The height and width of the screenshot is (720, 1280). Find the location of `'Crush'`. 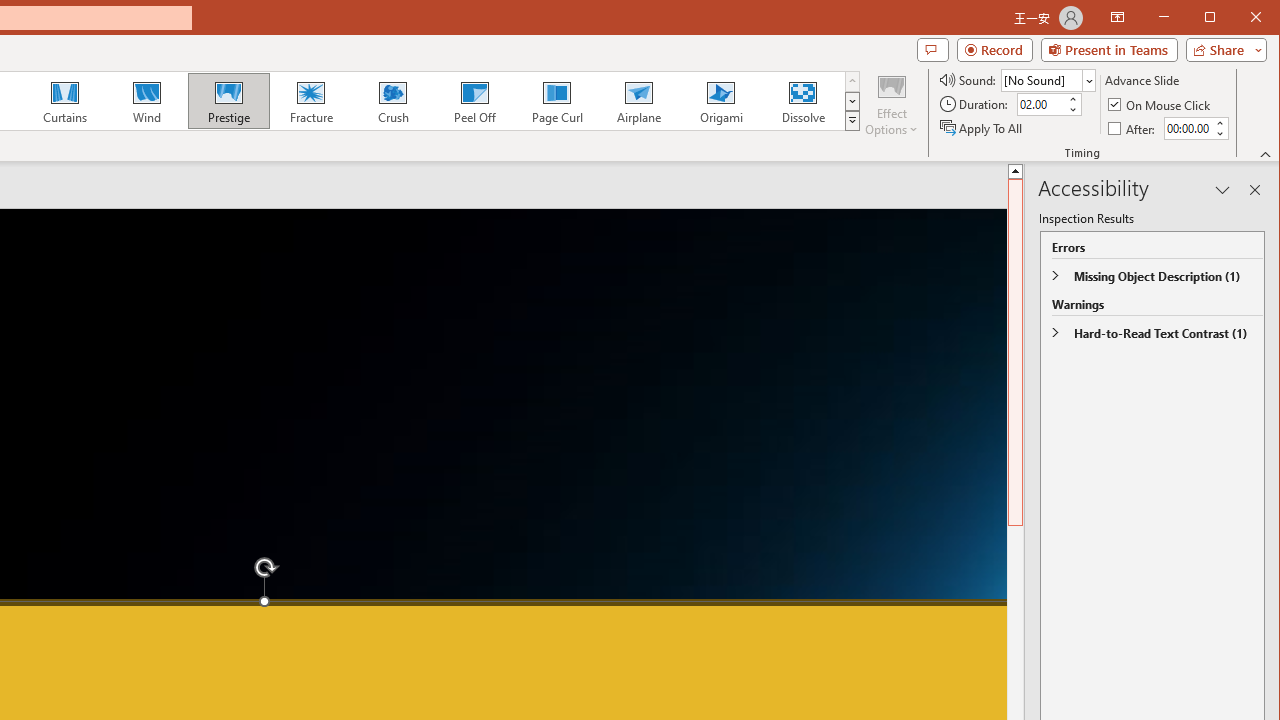

'Crush' is located at coordinates (392, 100).